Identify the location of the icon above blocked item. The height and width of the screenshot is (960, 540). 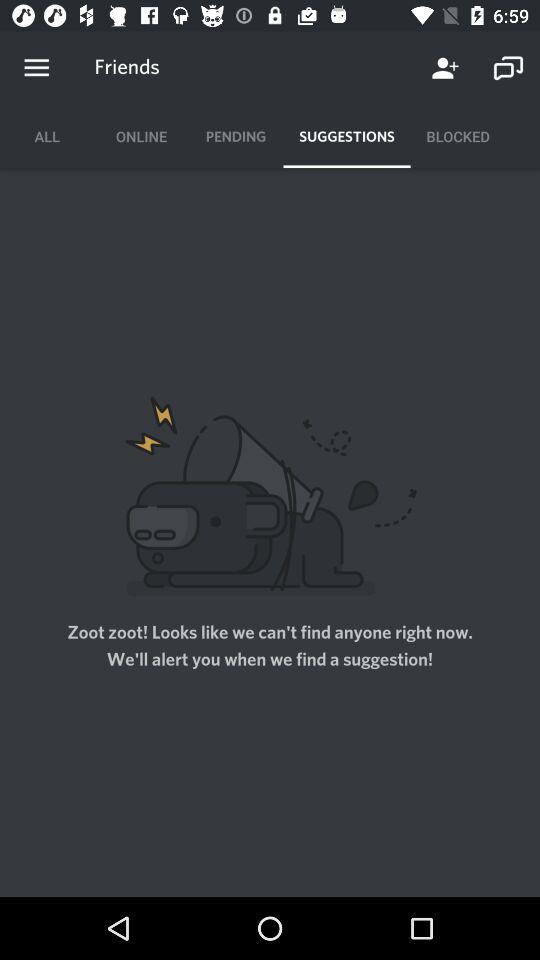
(445, 68).